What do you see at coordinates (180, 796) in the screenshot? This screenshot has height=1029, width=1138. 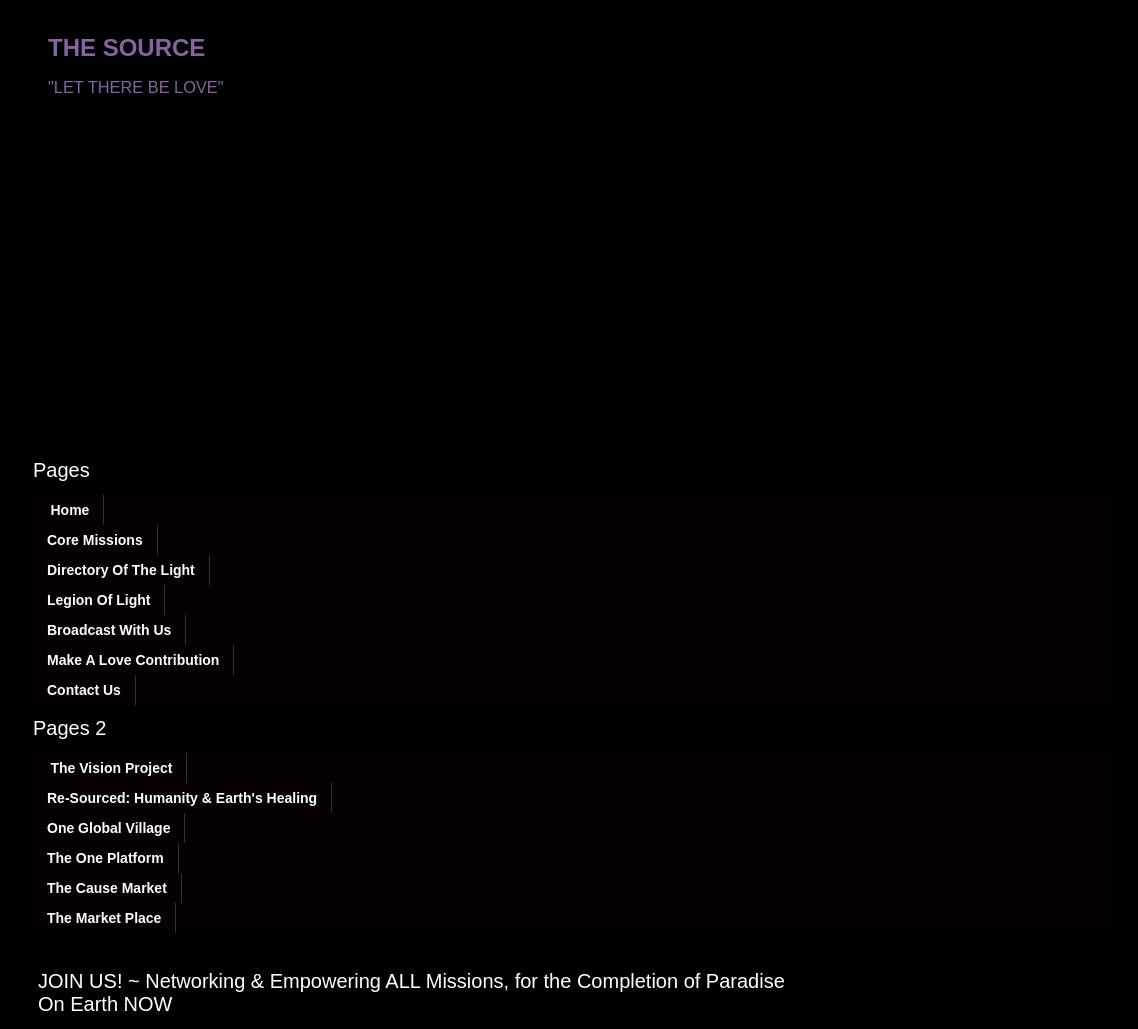 I see `'Re-Sourced: Humanity & Earth's Healing'` at bounding box center [180, 796].